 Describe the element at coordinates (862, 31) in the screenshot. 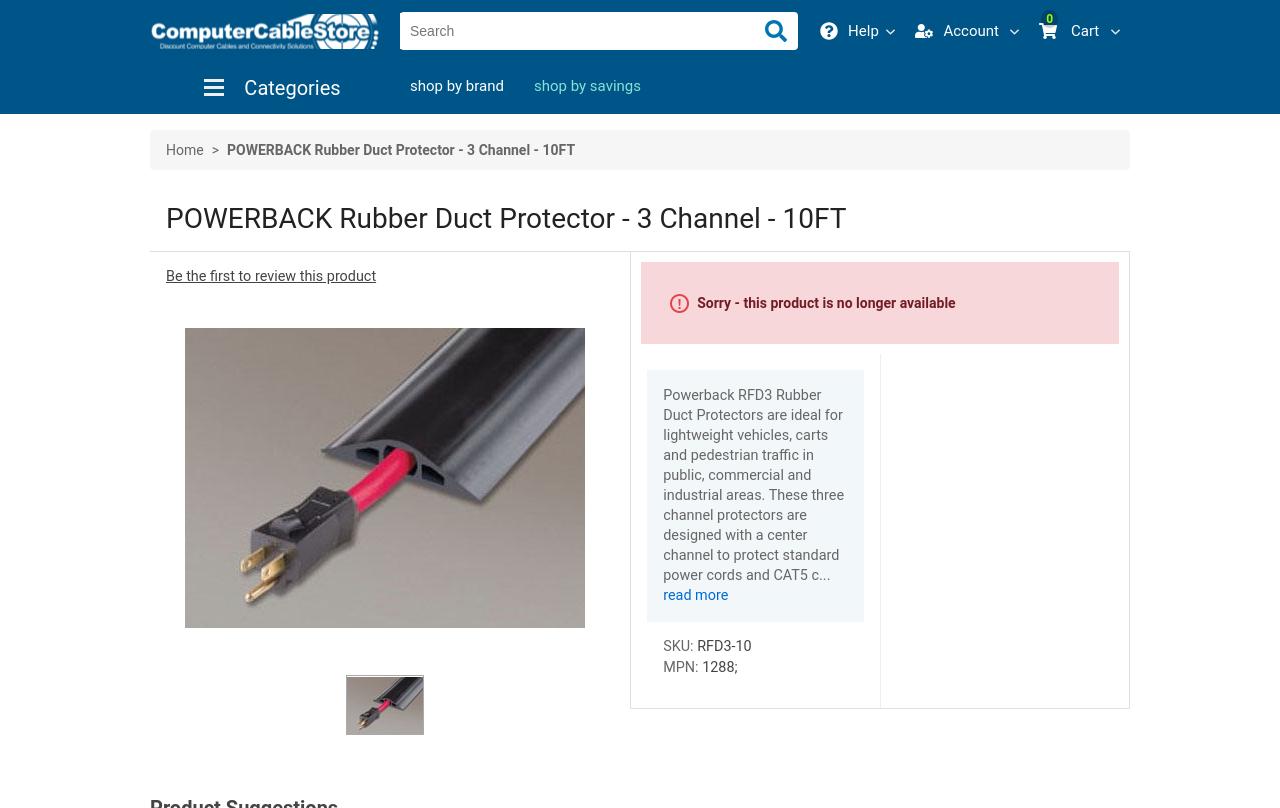

I see `'Help'` at that location.